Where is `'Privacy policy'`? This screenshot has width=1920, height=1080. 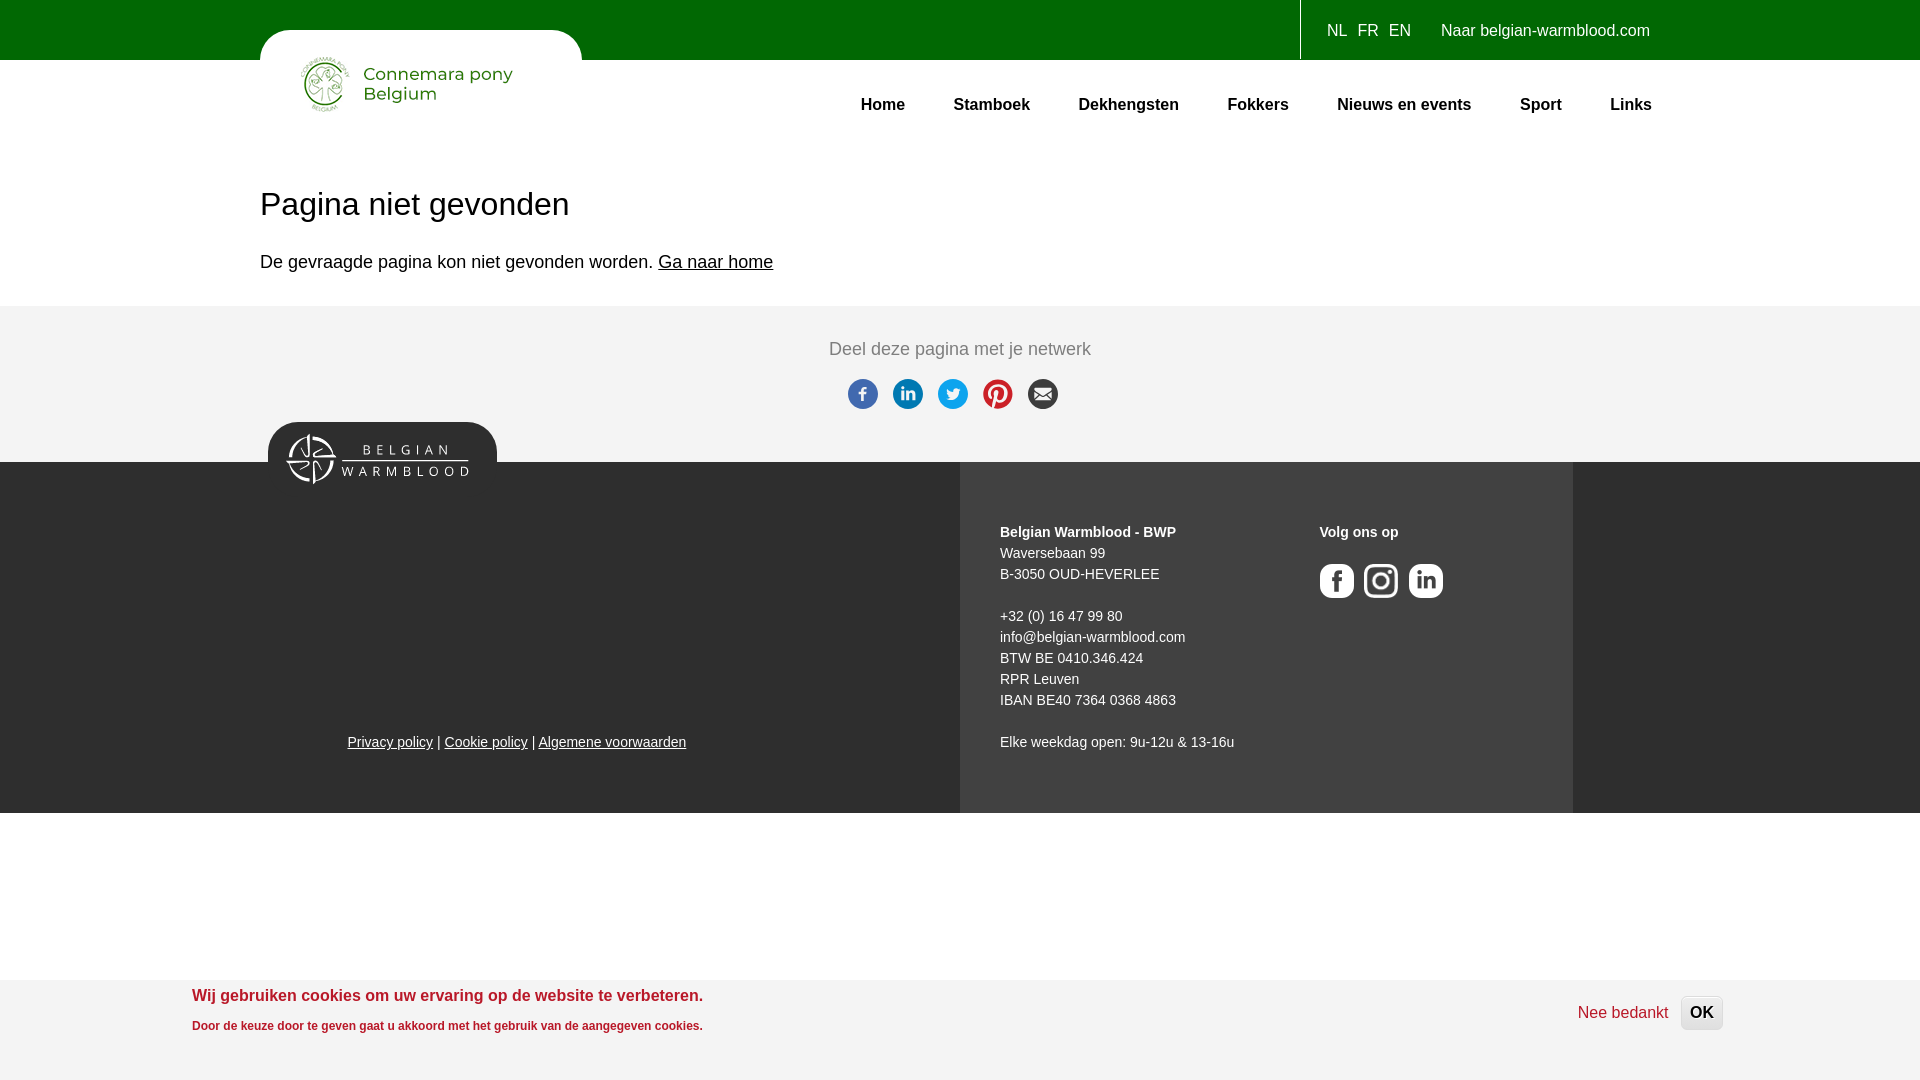
'Privacy policy' is located at coordinates (390, 741).